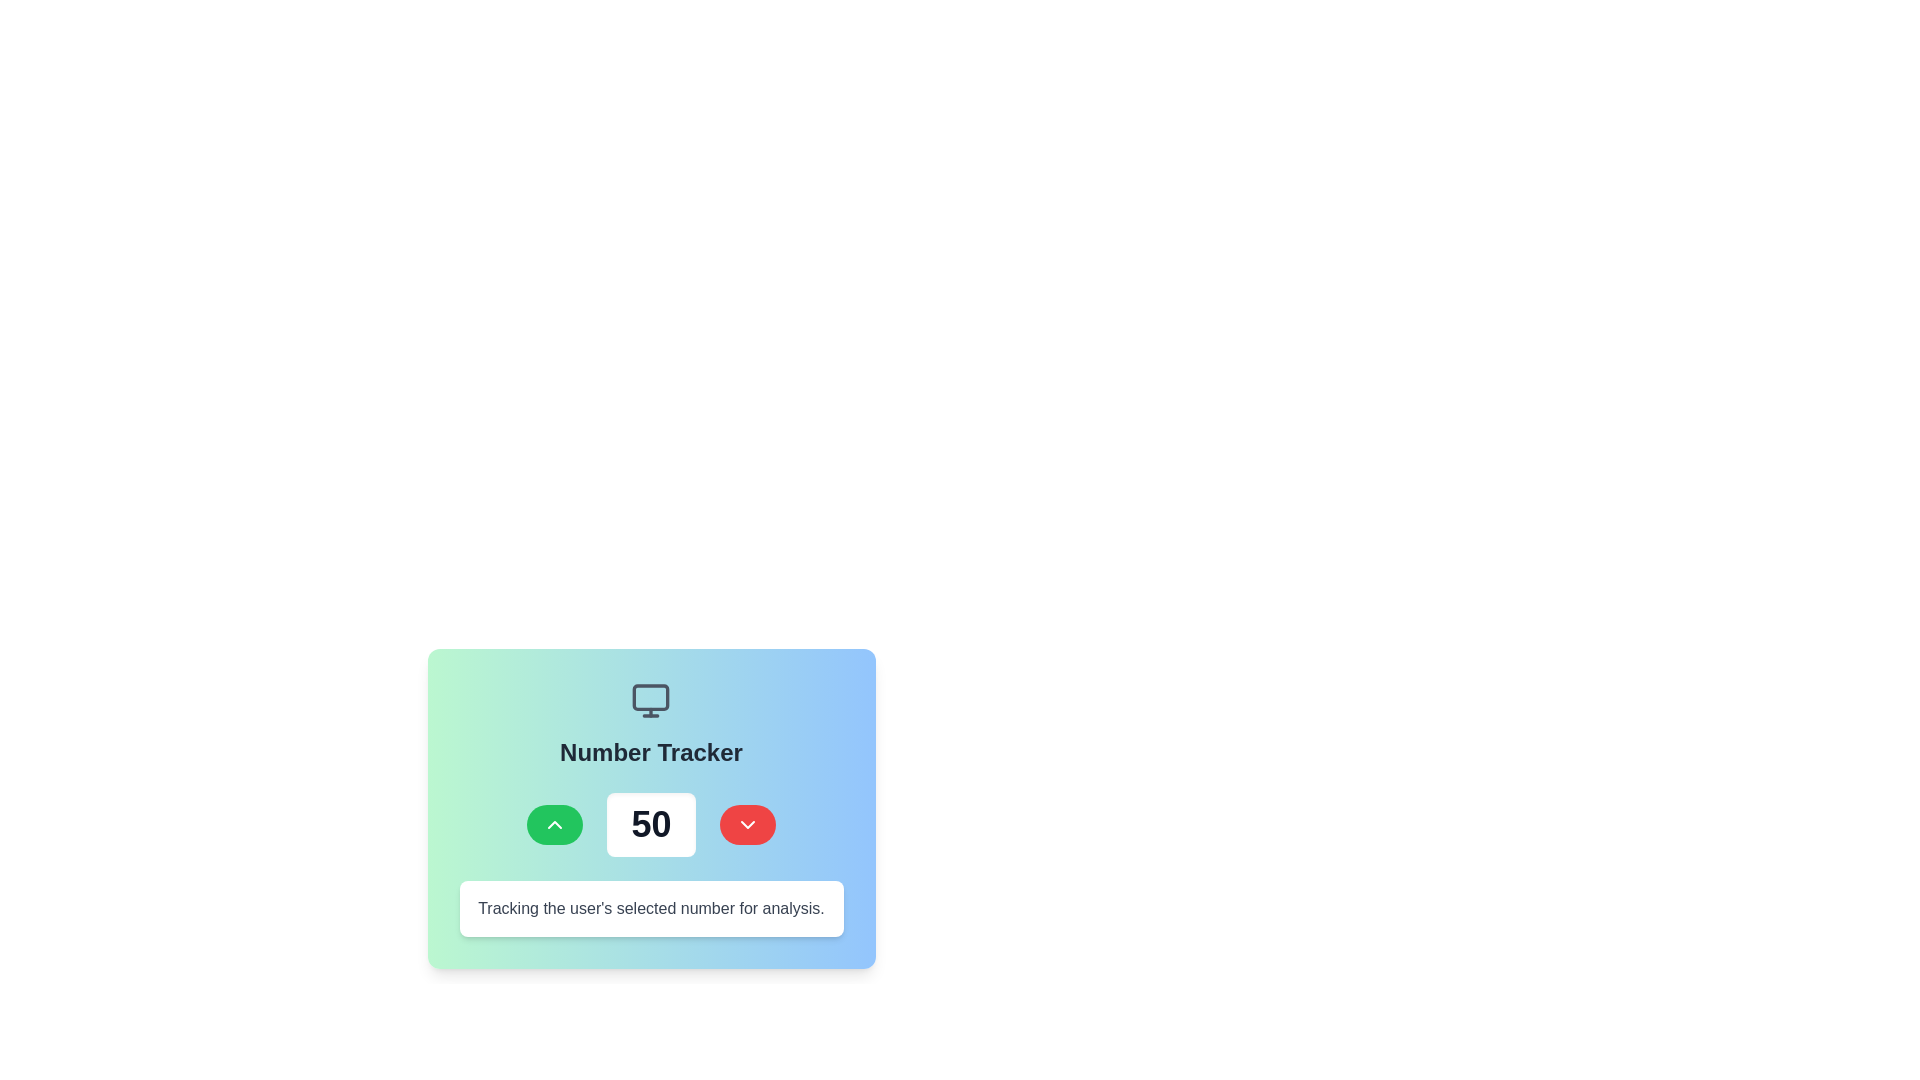 The image size is (1920, 1080). I want to click on the button with an icon located to the left of the number '50' to increment the displayed number, so click(555, 825).